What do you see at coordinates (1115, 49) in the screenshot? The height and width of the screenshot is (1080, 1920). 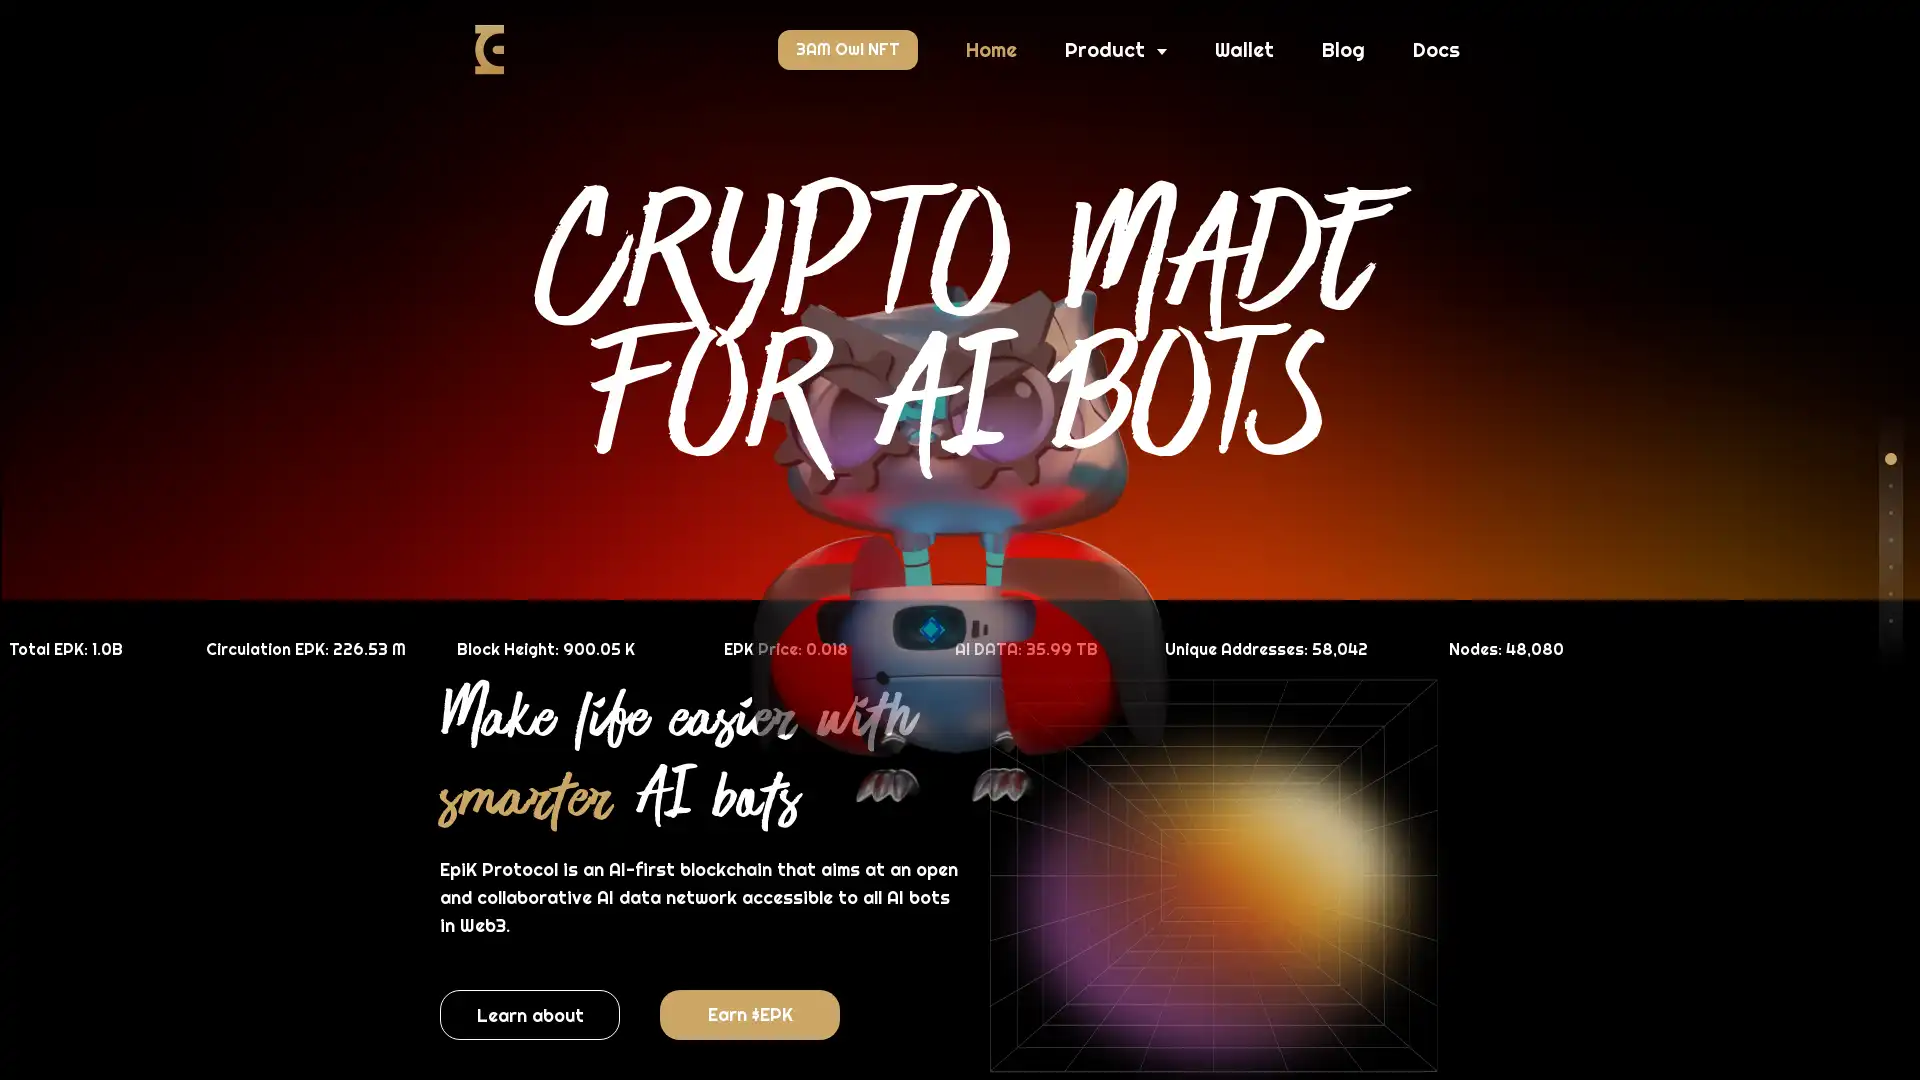 I see `Product` at bounding box center [1115, 49].